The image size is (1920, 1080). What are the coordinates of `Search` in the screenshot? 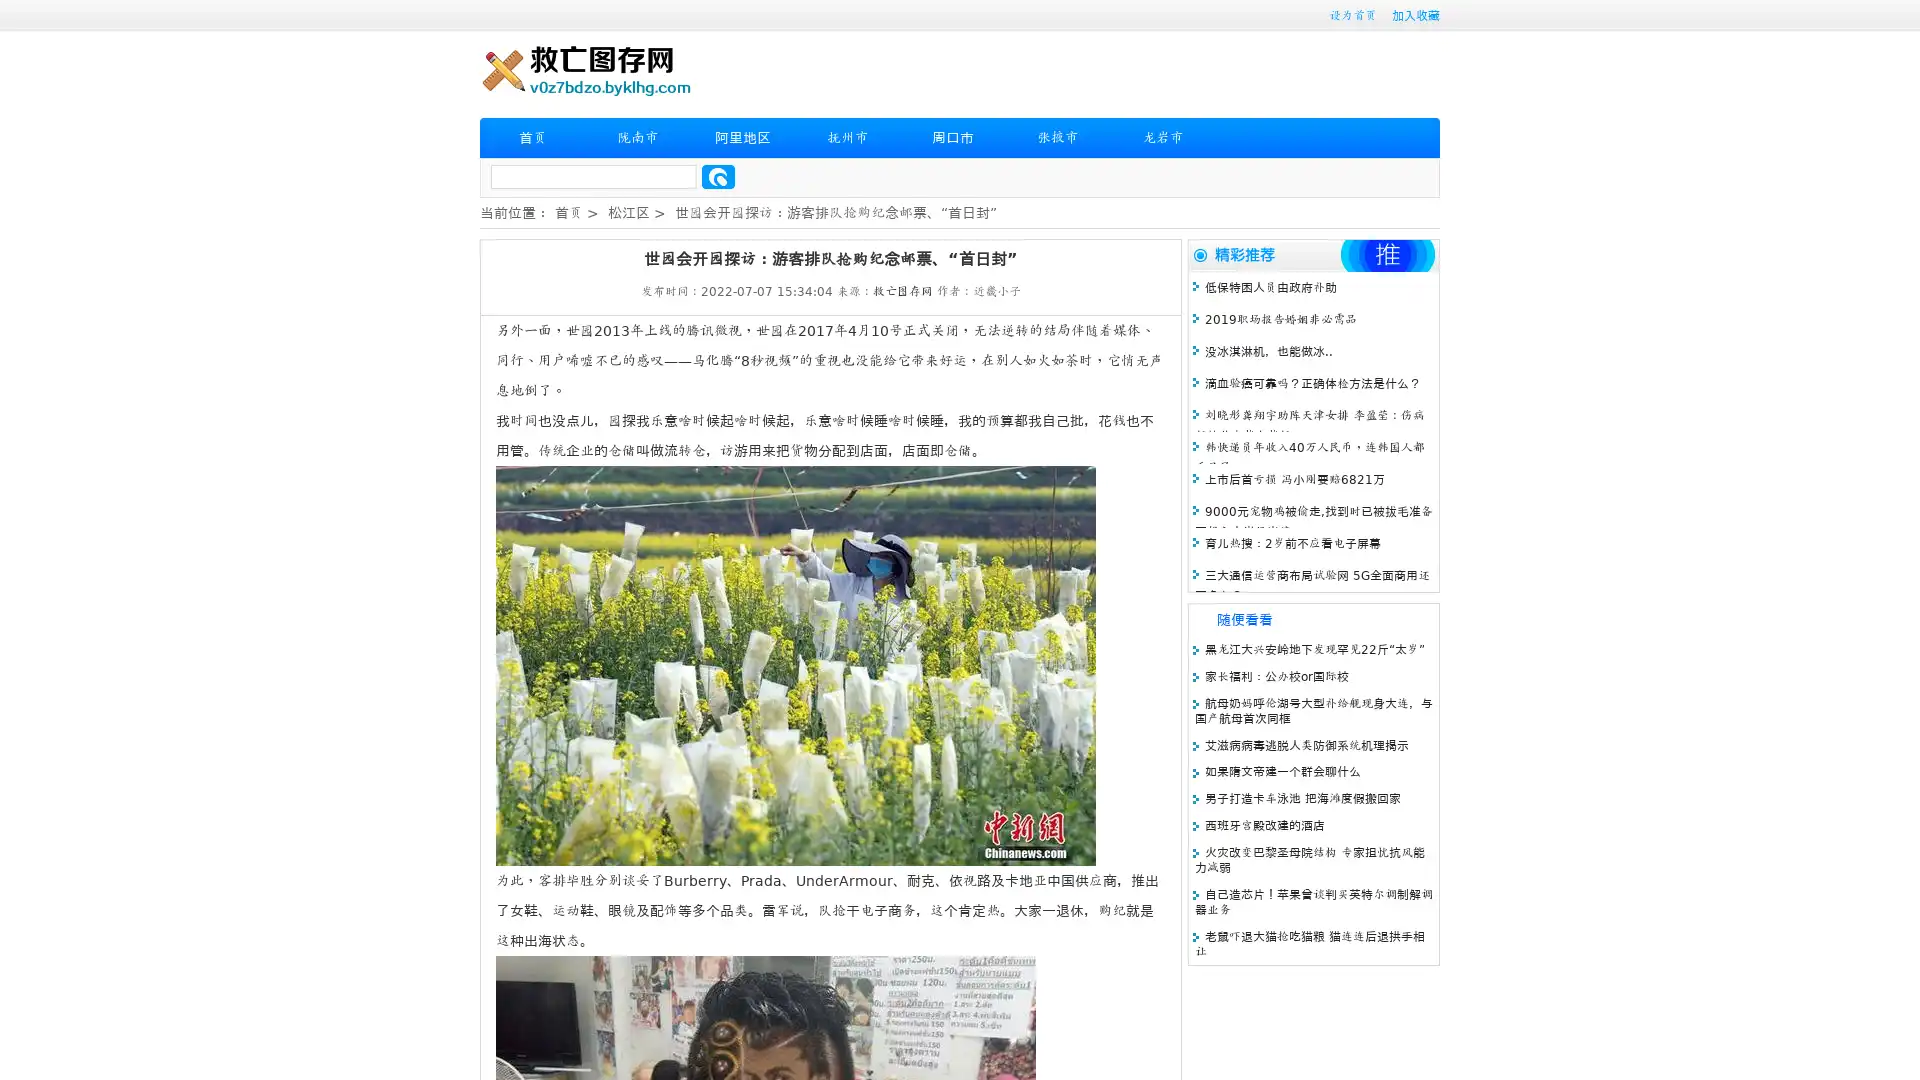 It's located at (718, 176).